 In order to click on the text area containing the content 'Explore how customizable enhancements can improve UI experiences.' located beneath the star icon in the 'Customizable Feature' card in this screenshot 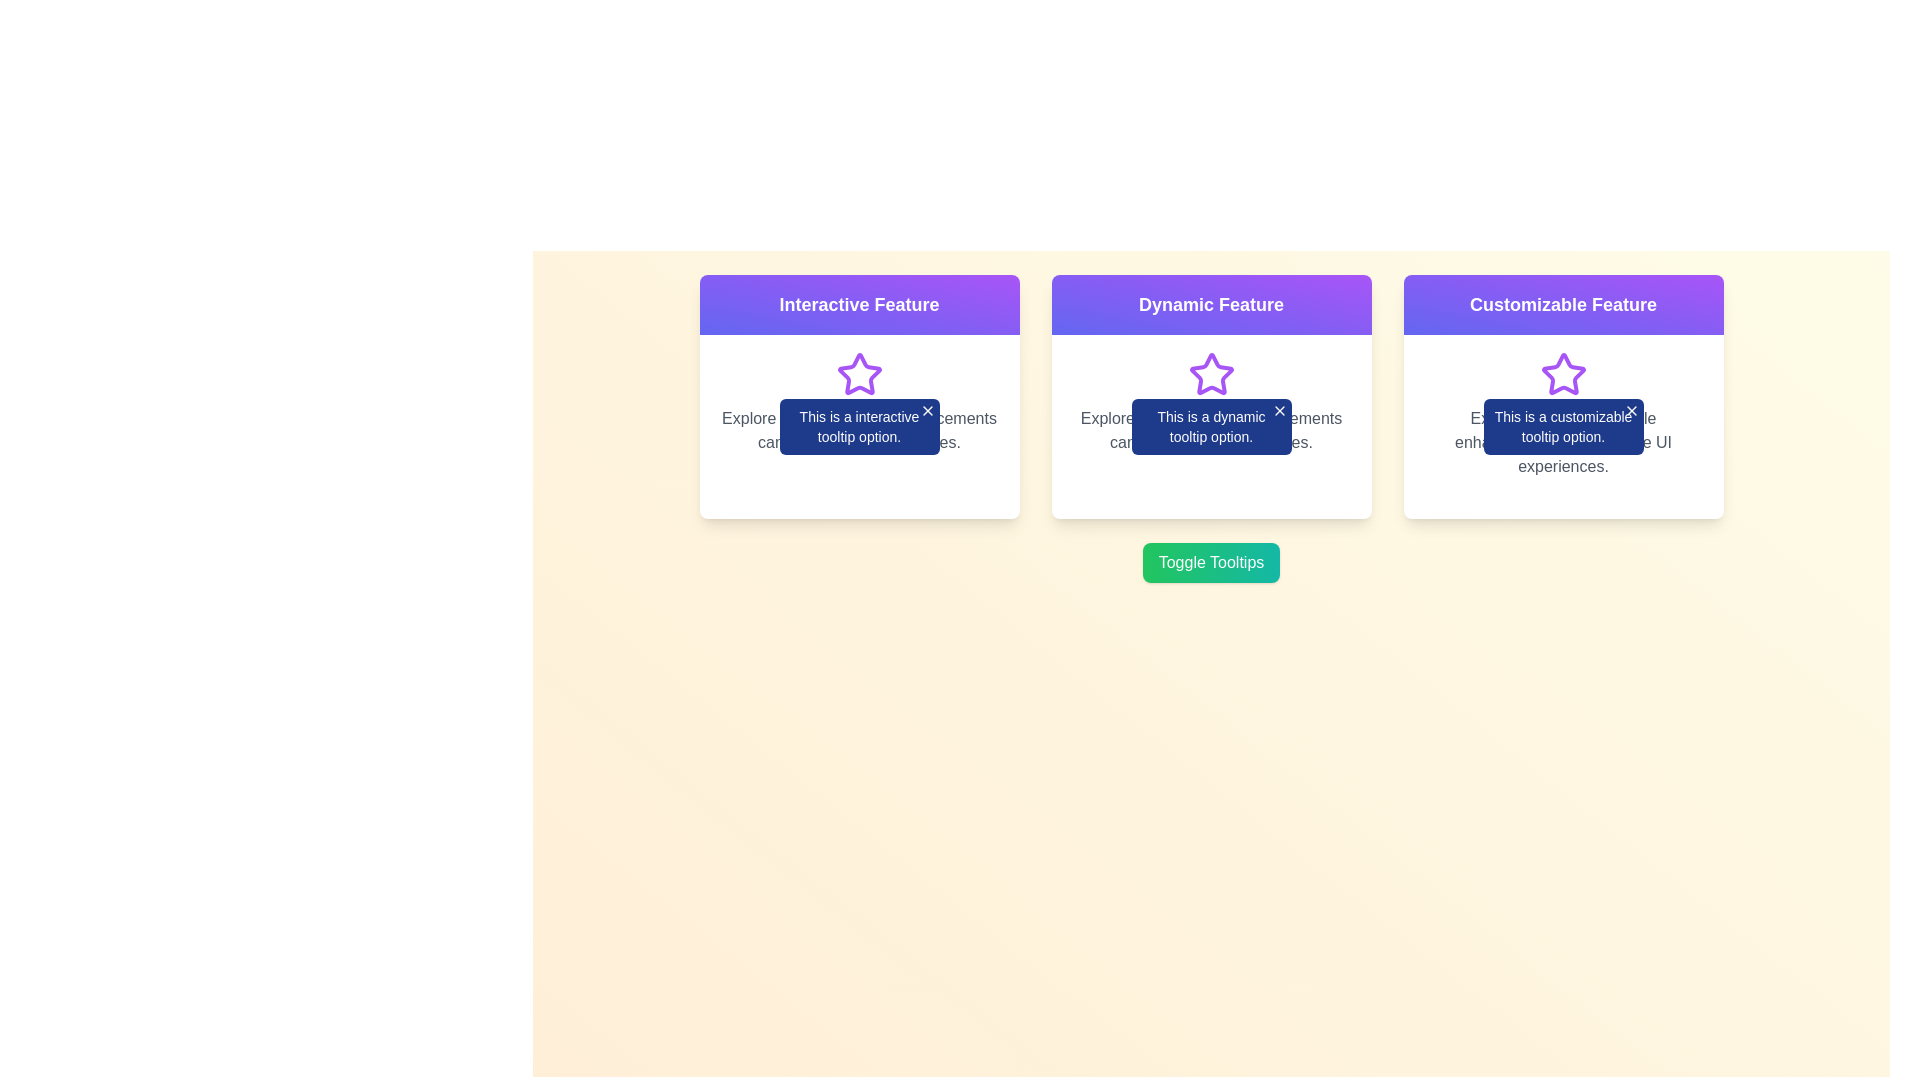, I will do `click(1562, 414)`.